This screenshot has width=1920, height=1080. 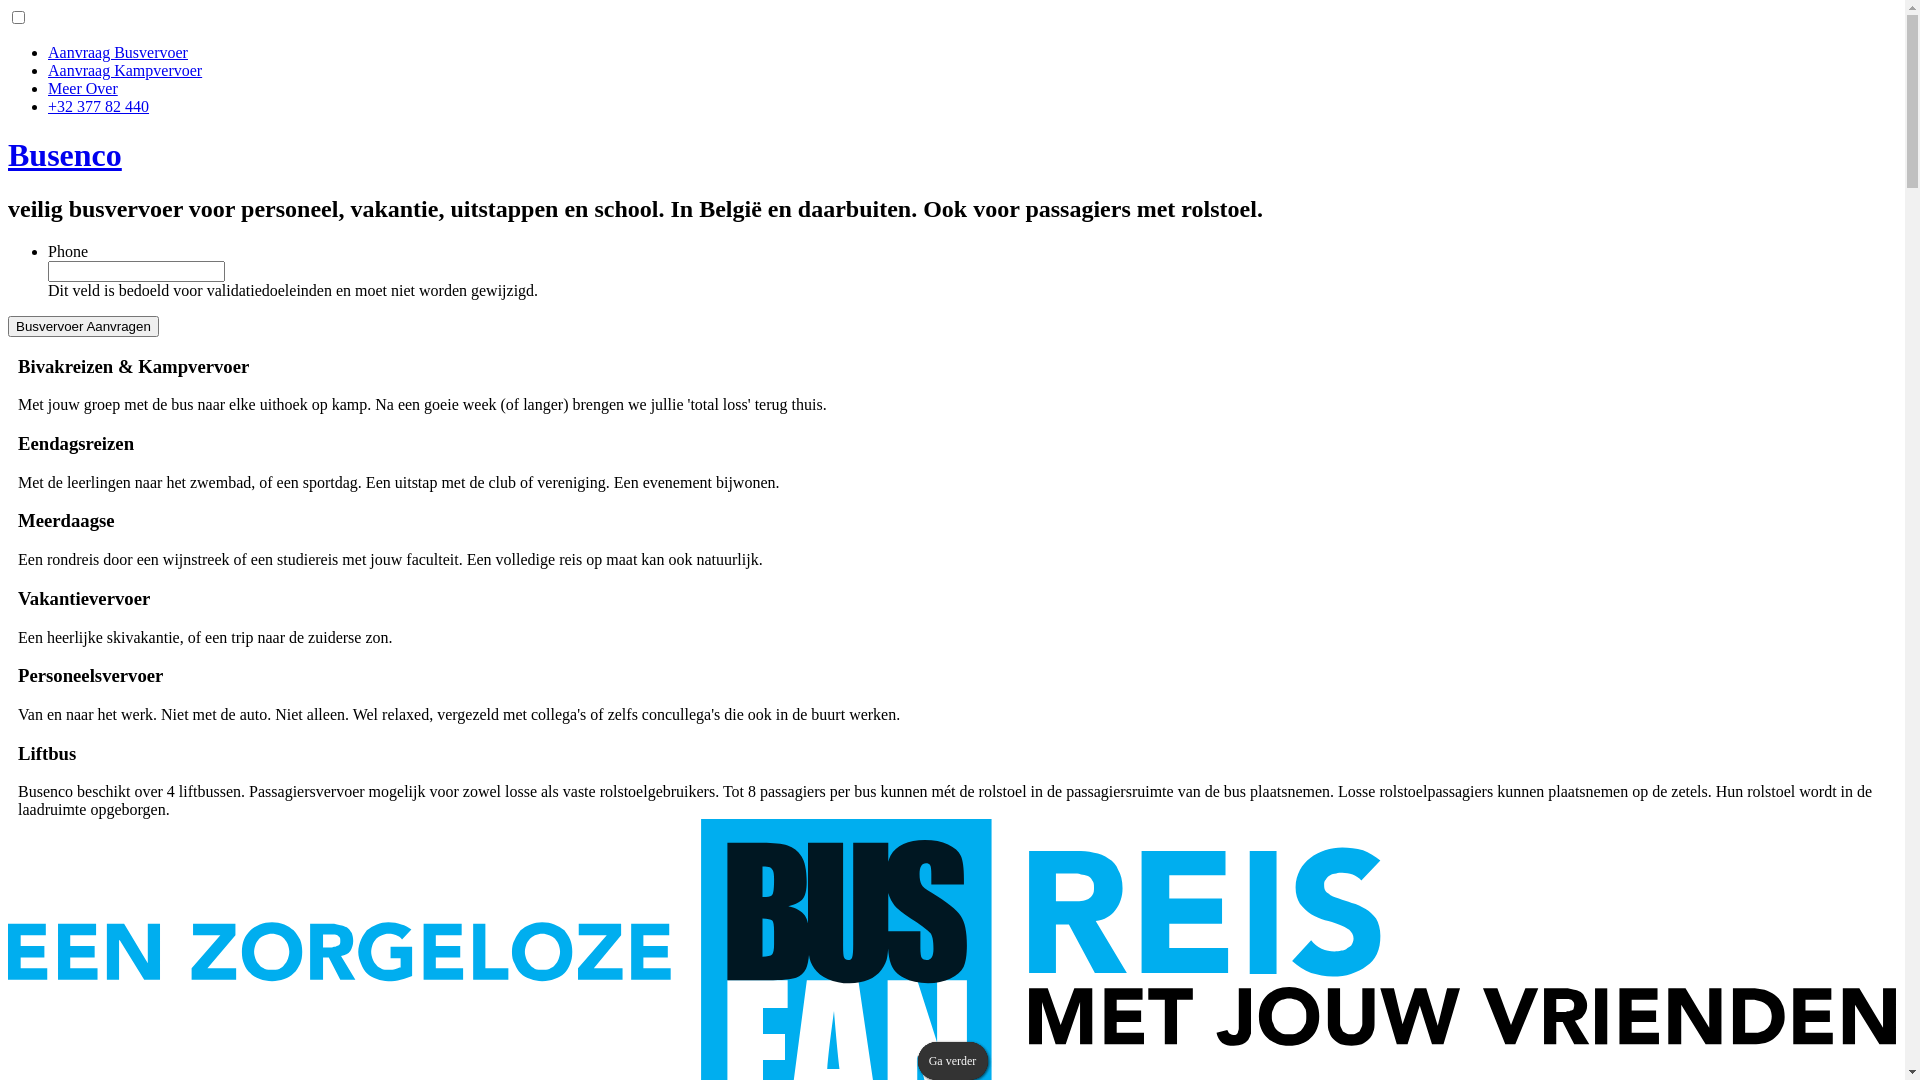 I want to click on 'Busenco', so click(x=65, y=153).